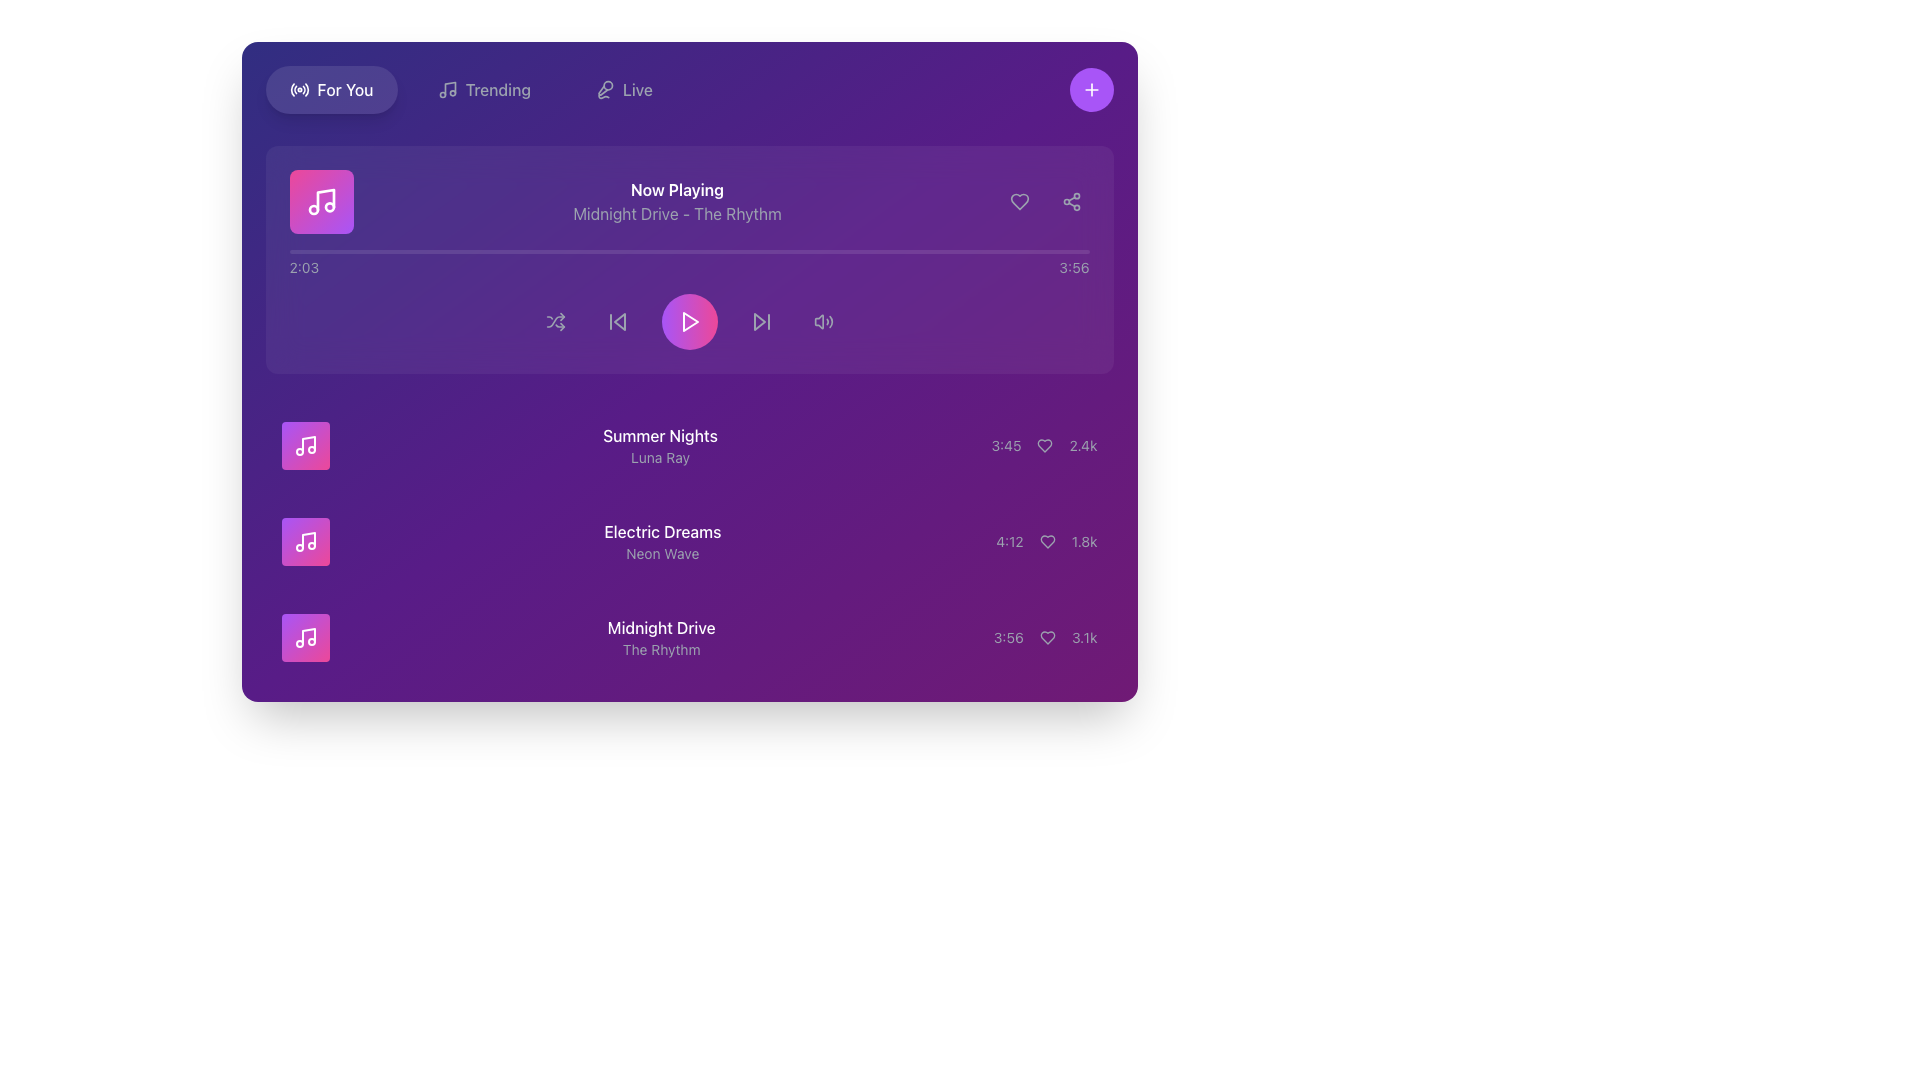 The image size is (1920, 1080). I want to click on the heart icon in the metadata display for the song 'Midnight Drive', which shows its duration and popularity, so click(1044, 637).